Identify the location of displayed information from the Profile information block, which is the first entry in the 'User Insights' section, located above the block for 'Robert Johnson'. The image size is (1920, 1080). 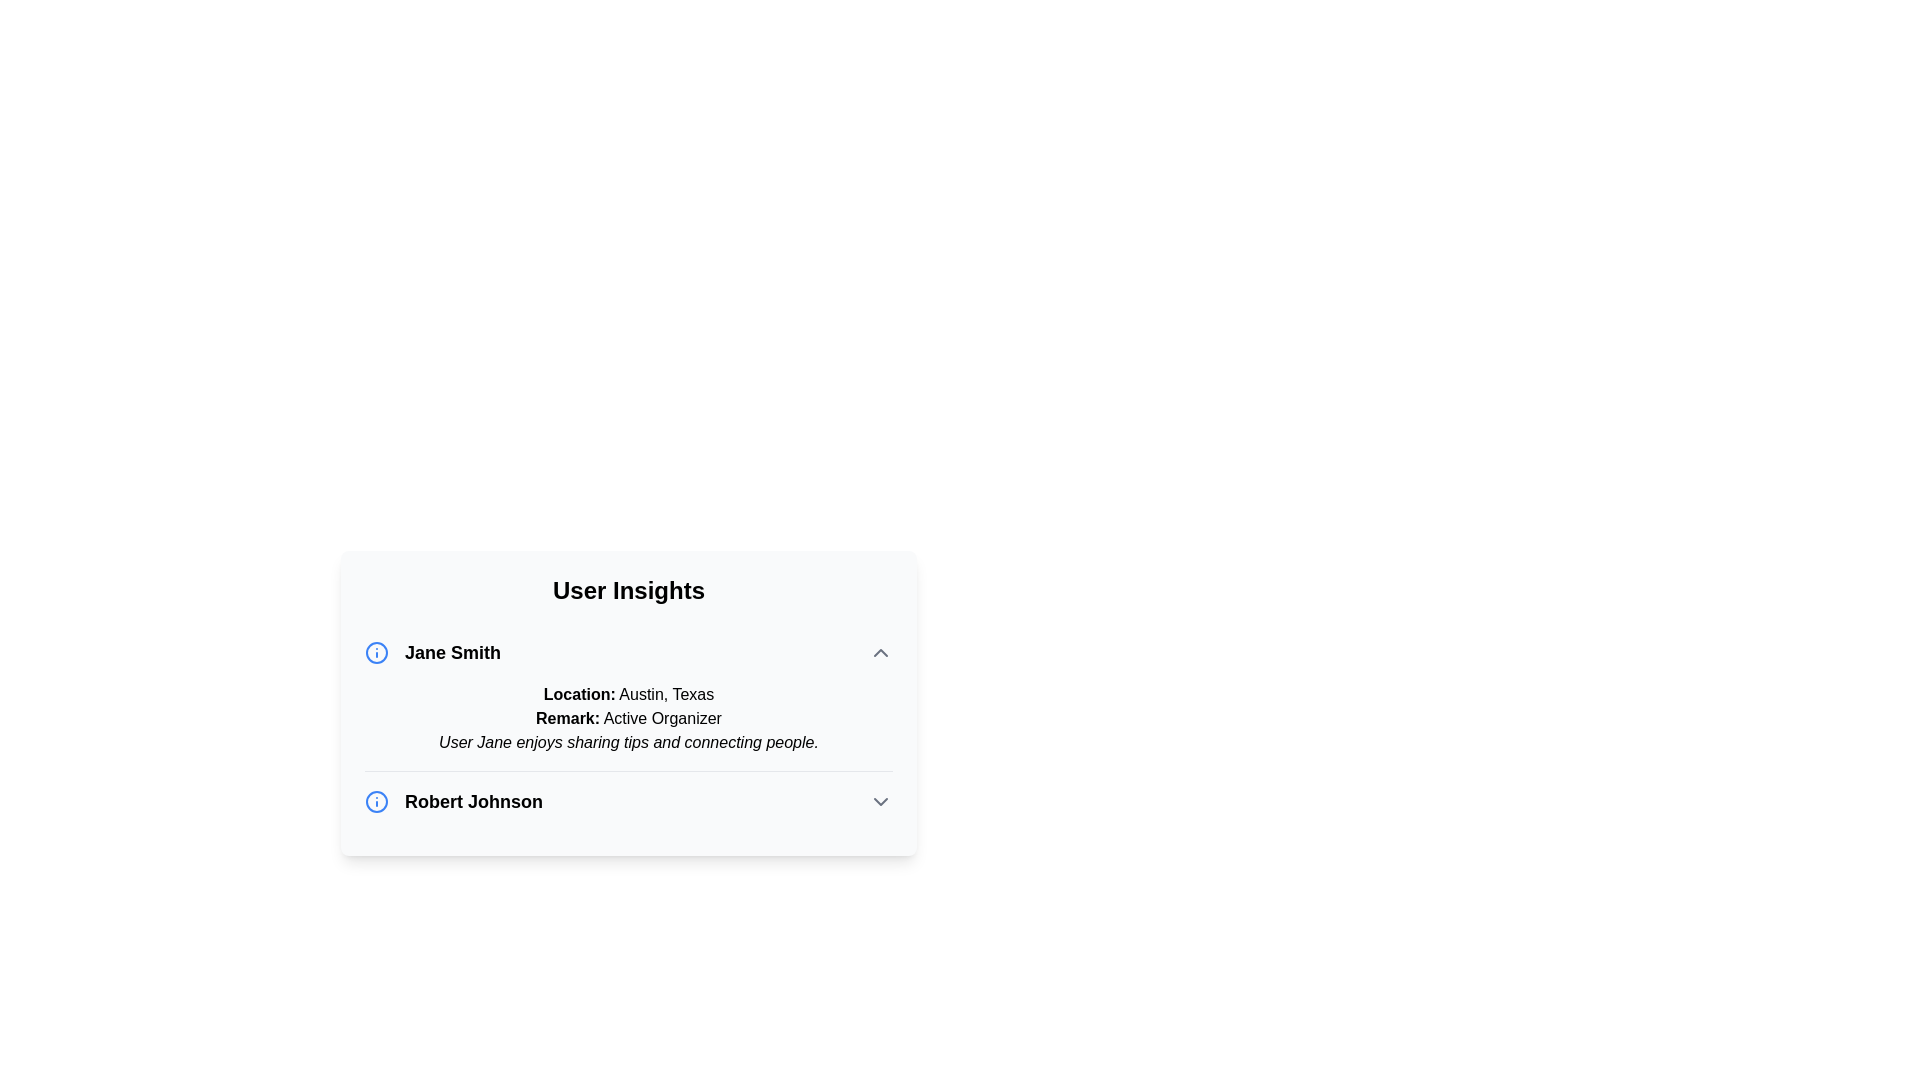
(627, 727).